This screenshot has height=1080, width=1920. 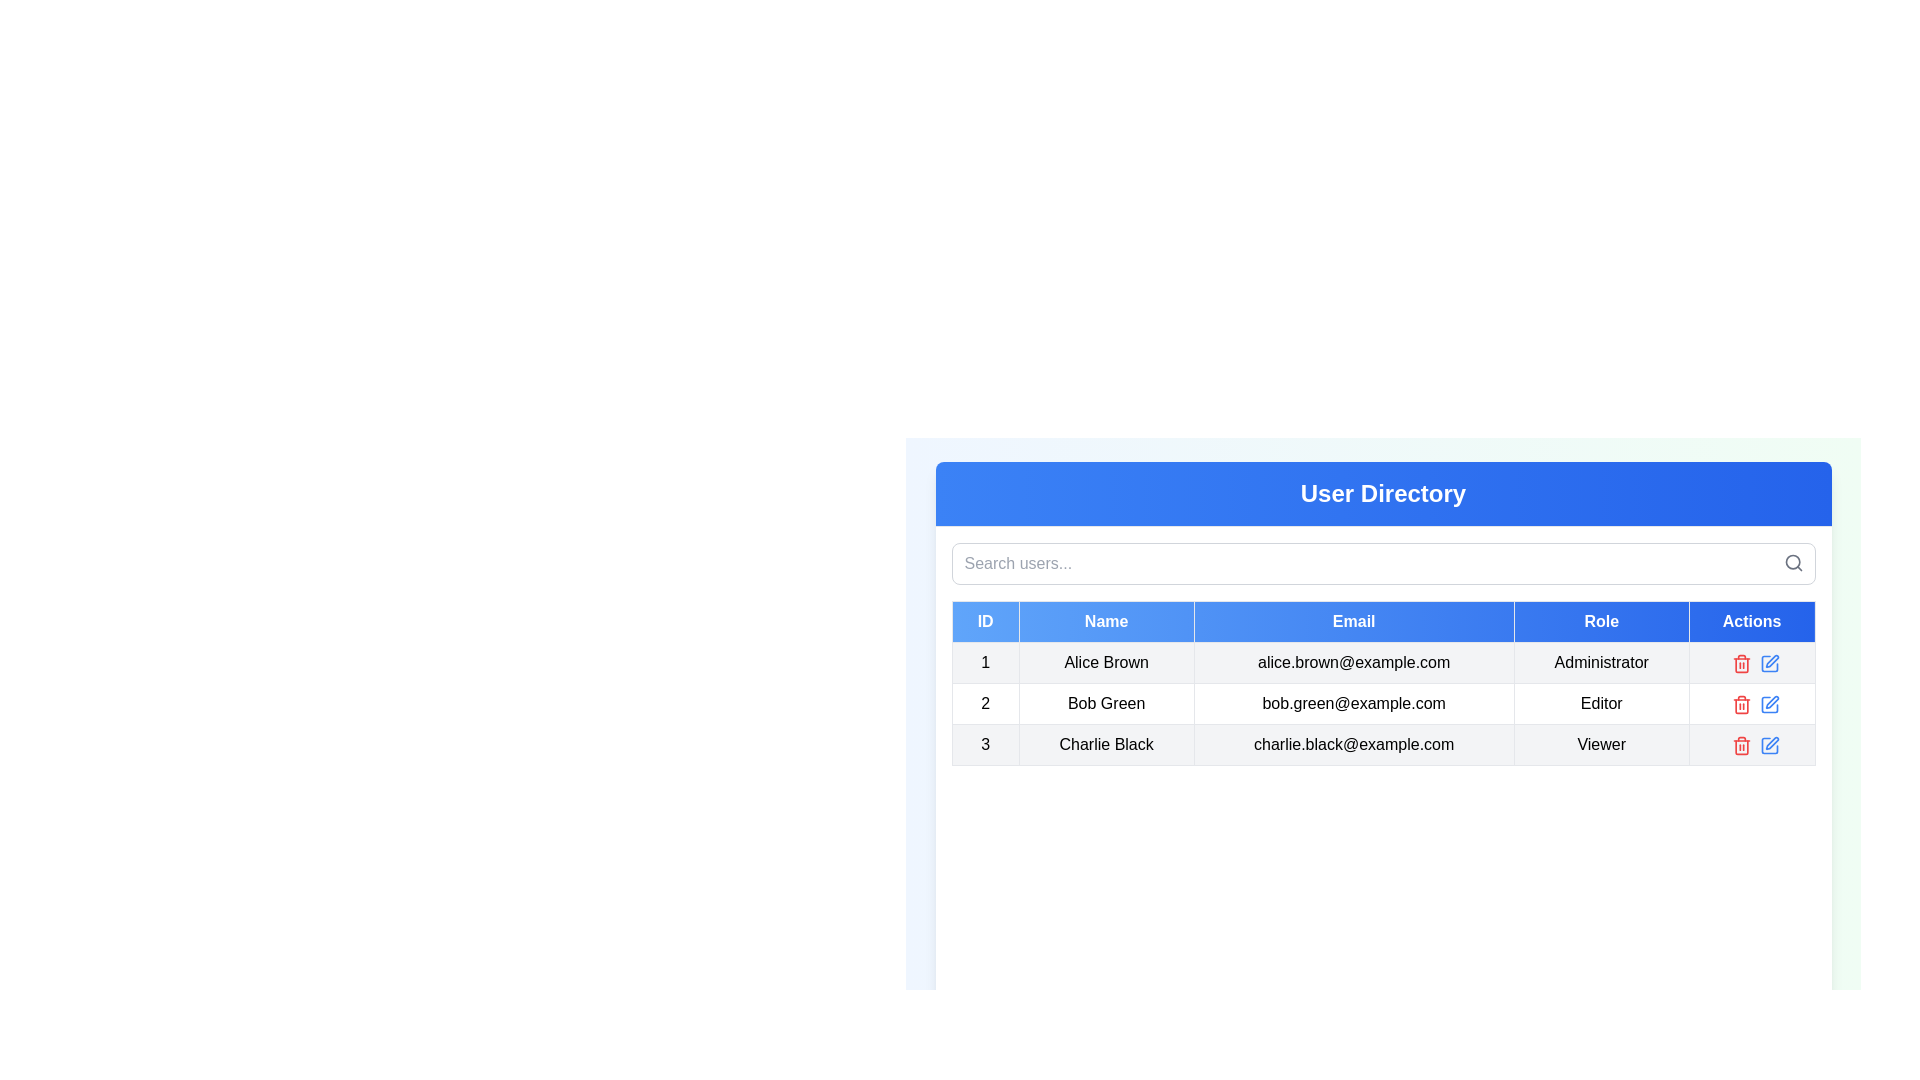 I want to click on the edit button located in the 'Actions' column of the last row for user 'Charlie Black', positioned to the right of the trash can icon, so click(x=1772, y=743).